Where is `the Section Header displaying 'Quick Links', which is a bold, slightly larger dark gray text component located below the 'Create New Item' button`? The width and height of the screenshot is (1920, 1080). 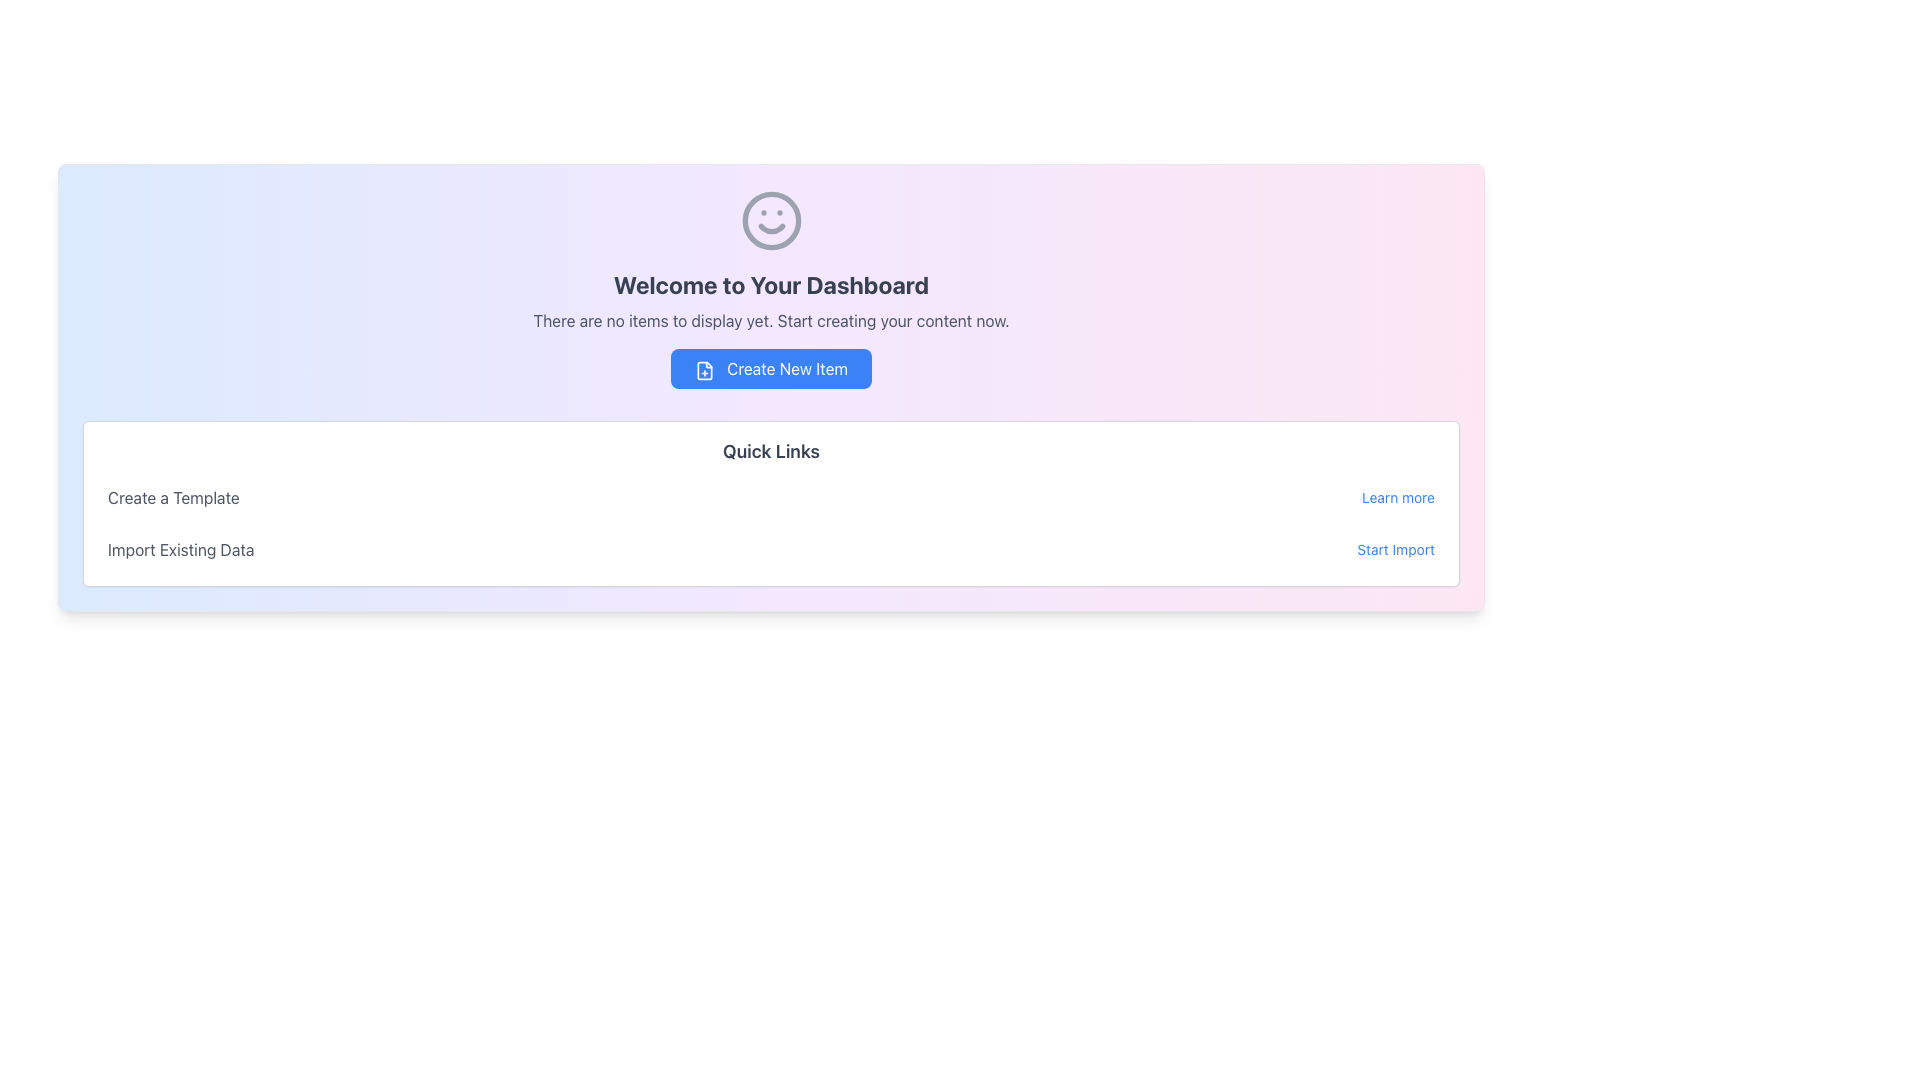 the Section Header displaying 'Quick Links', which is a bold, slightly larger dark gray text component located below the 'Create New Item' button is located at coordinates (770, 451).